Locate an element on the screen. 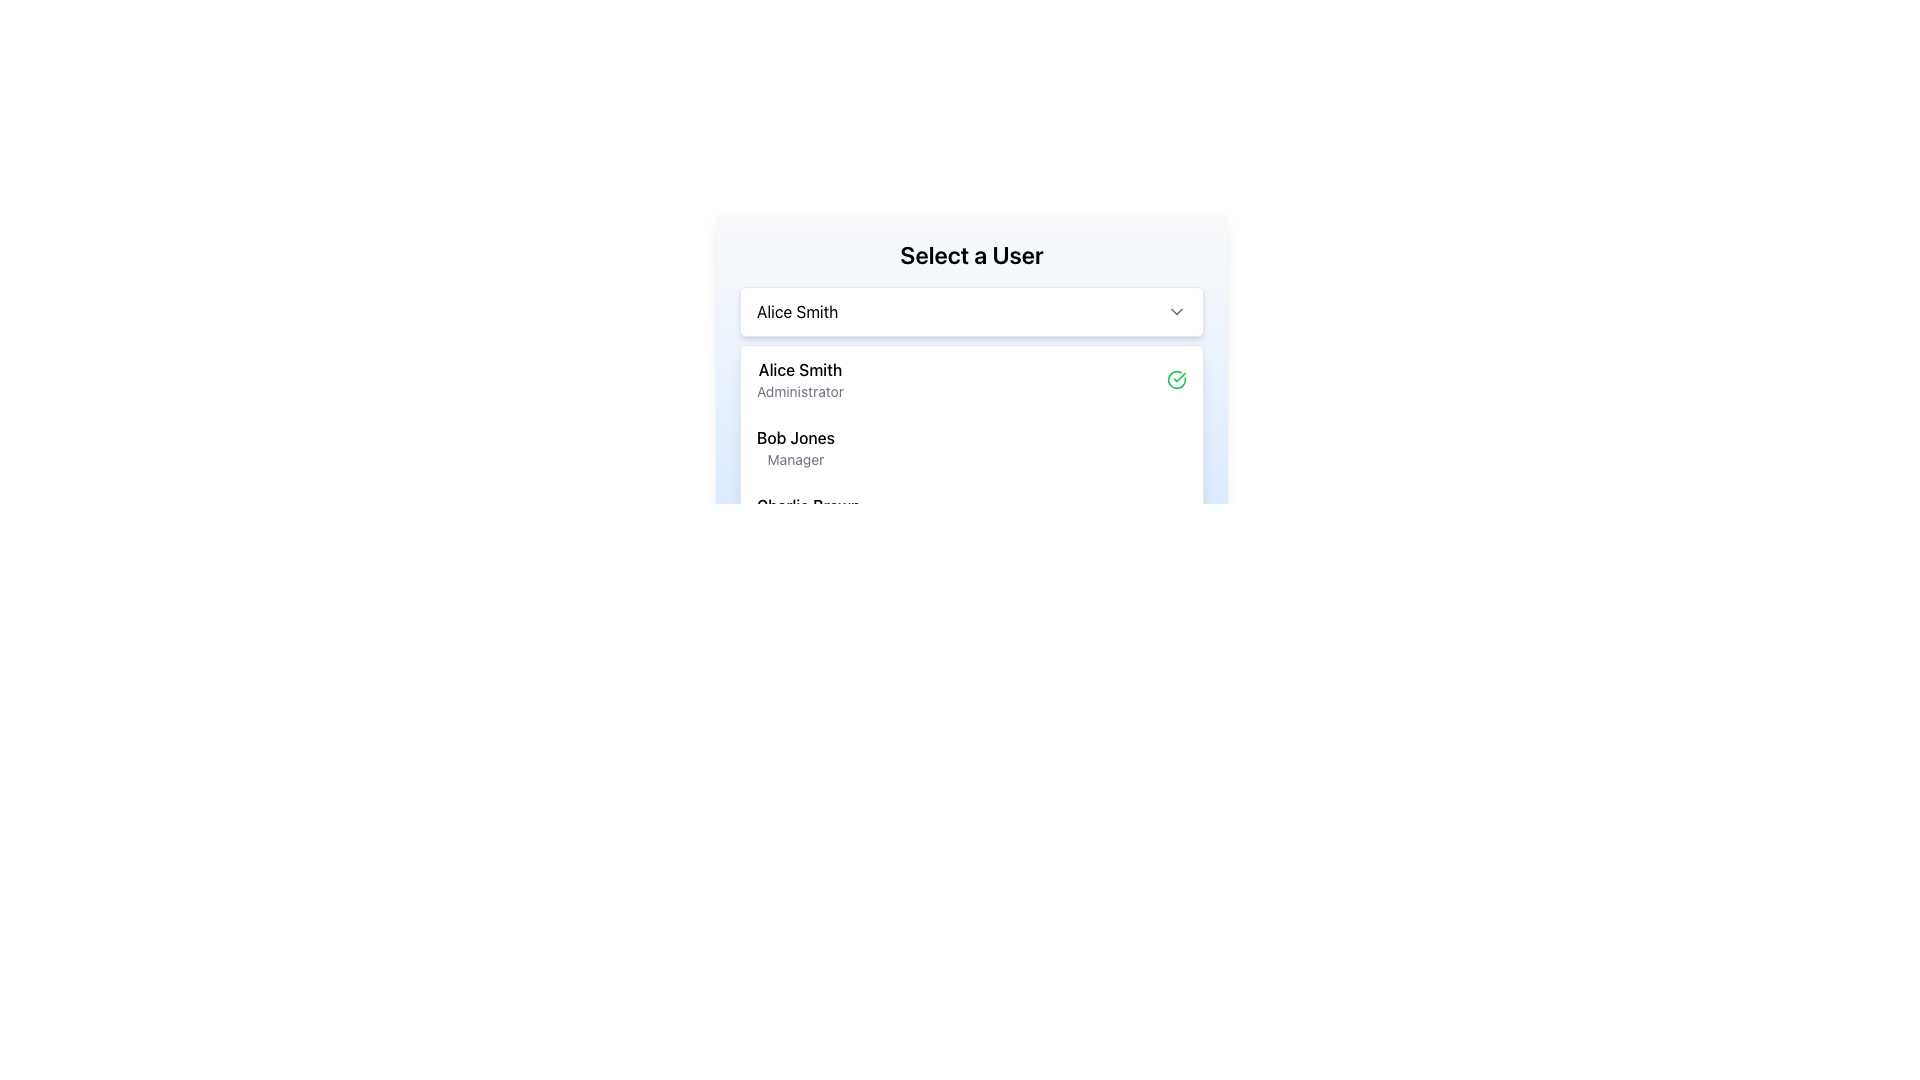  the user entry displaying 'Charlie Brown' in the selectable list under the 'Select a User' dropdown is located at coordinates (808, 515).